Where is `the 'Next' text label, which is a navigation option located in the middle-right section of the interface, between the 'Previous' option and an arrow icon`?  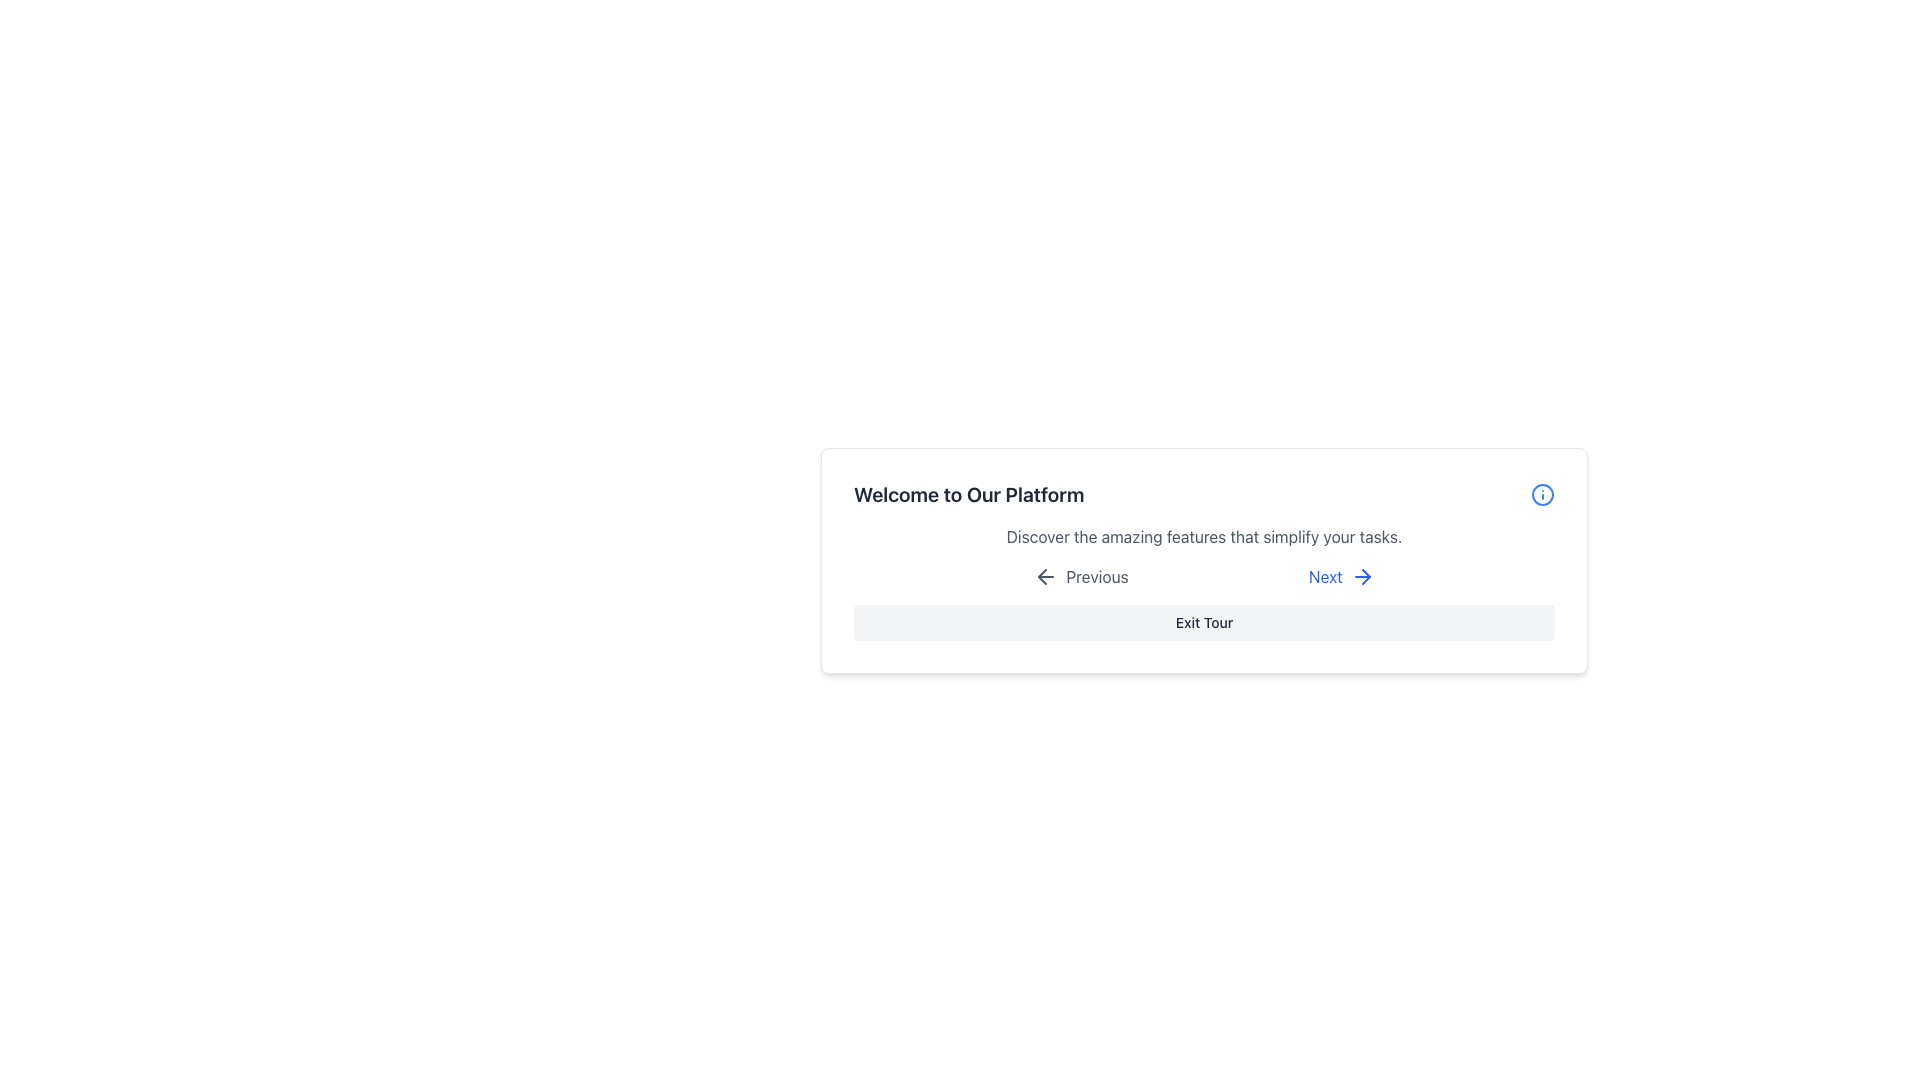 the 'Next' text label, which is a navigation option located in the middle-right section of the interface, between the 'Previous' option and an arrow icon is located at coordinates (1325, 577).